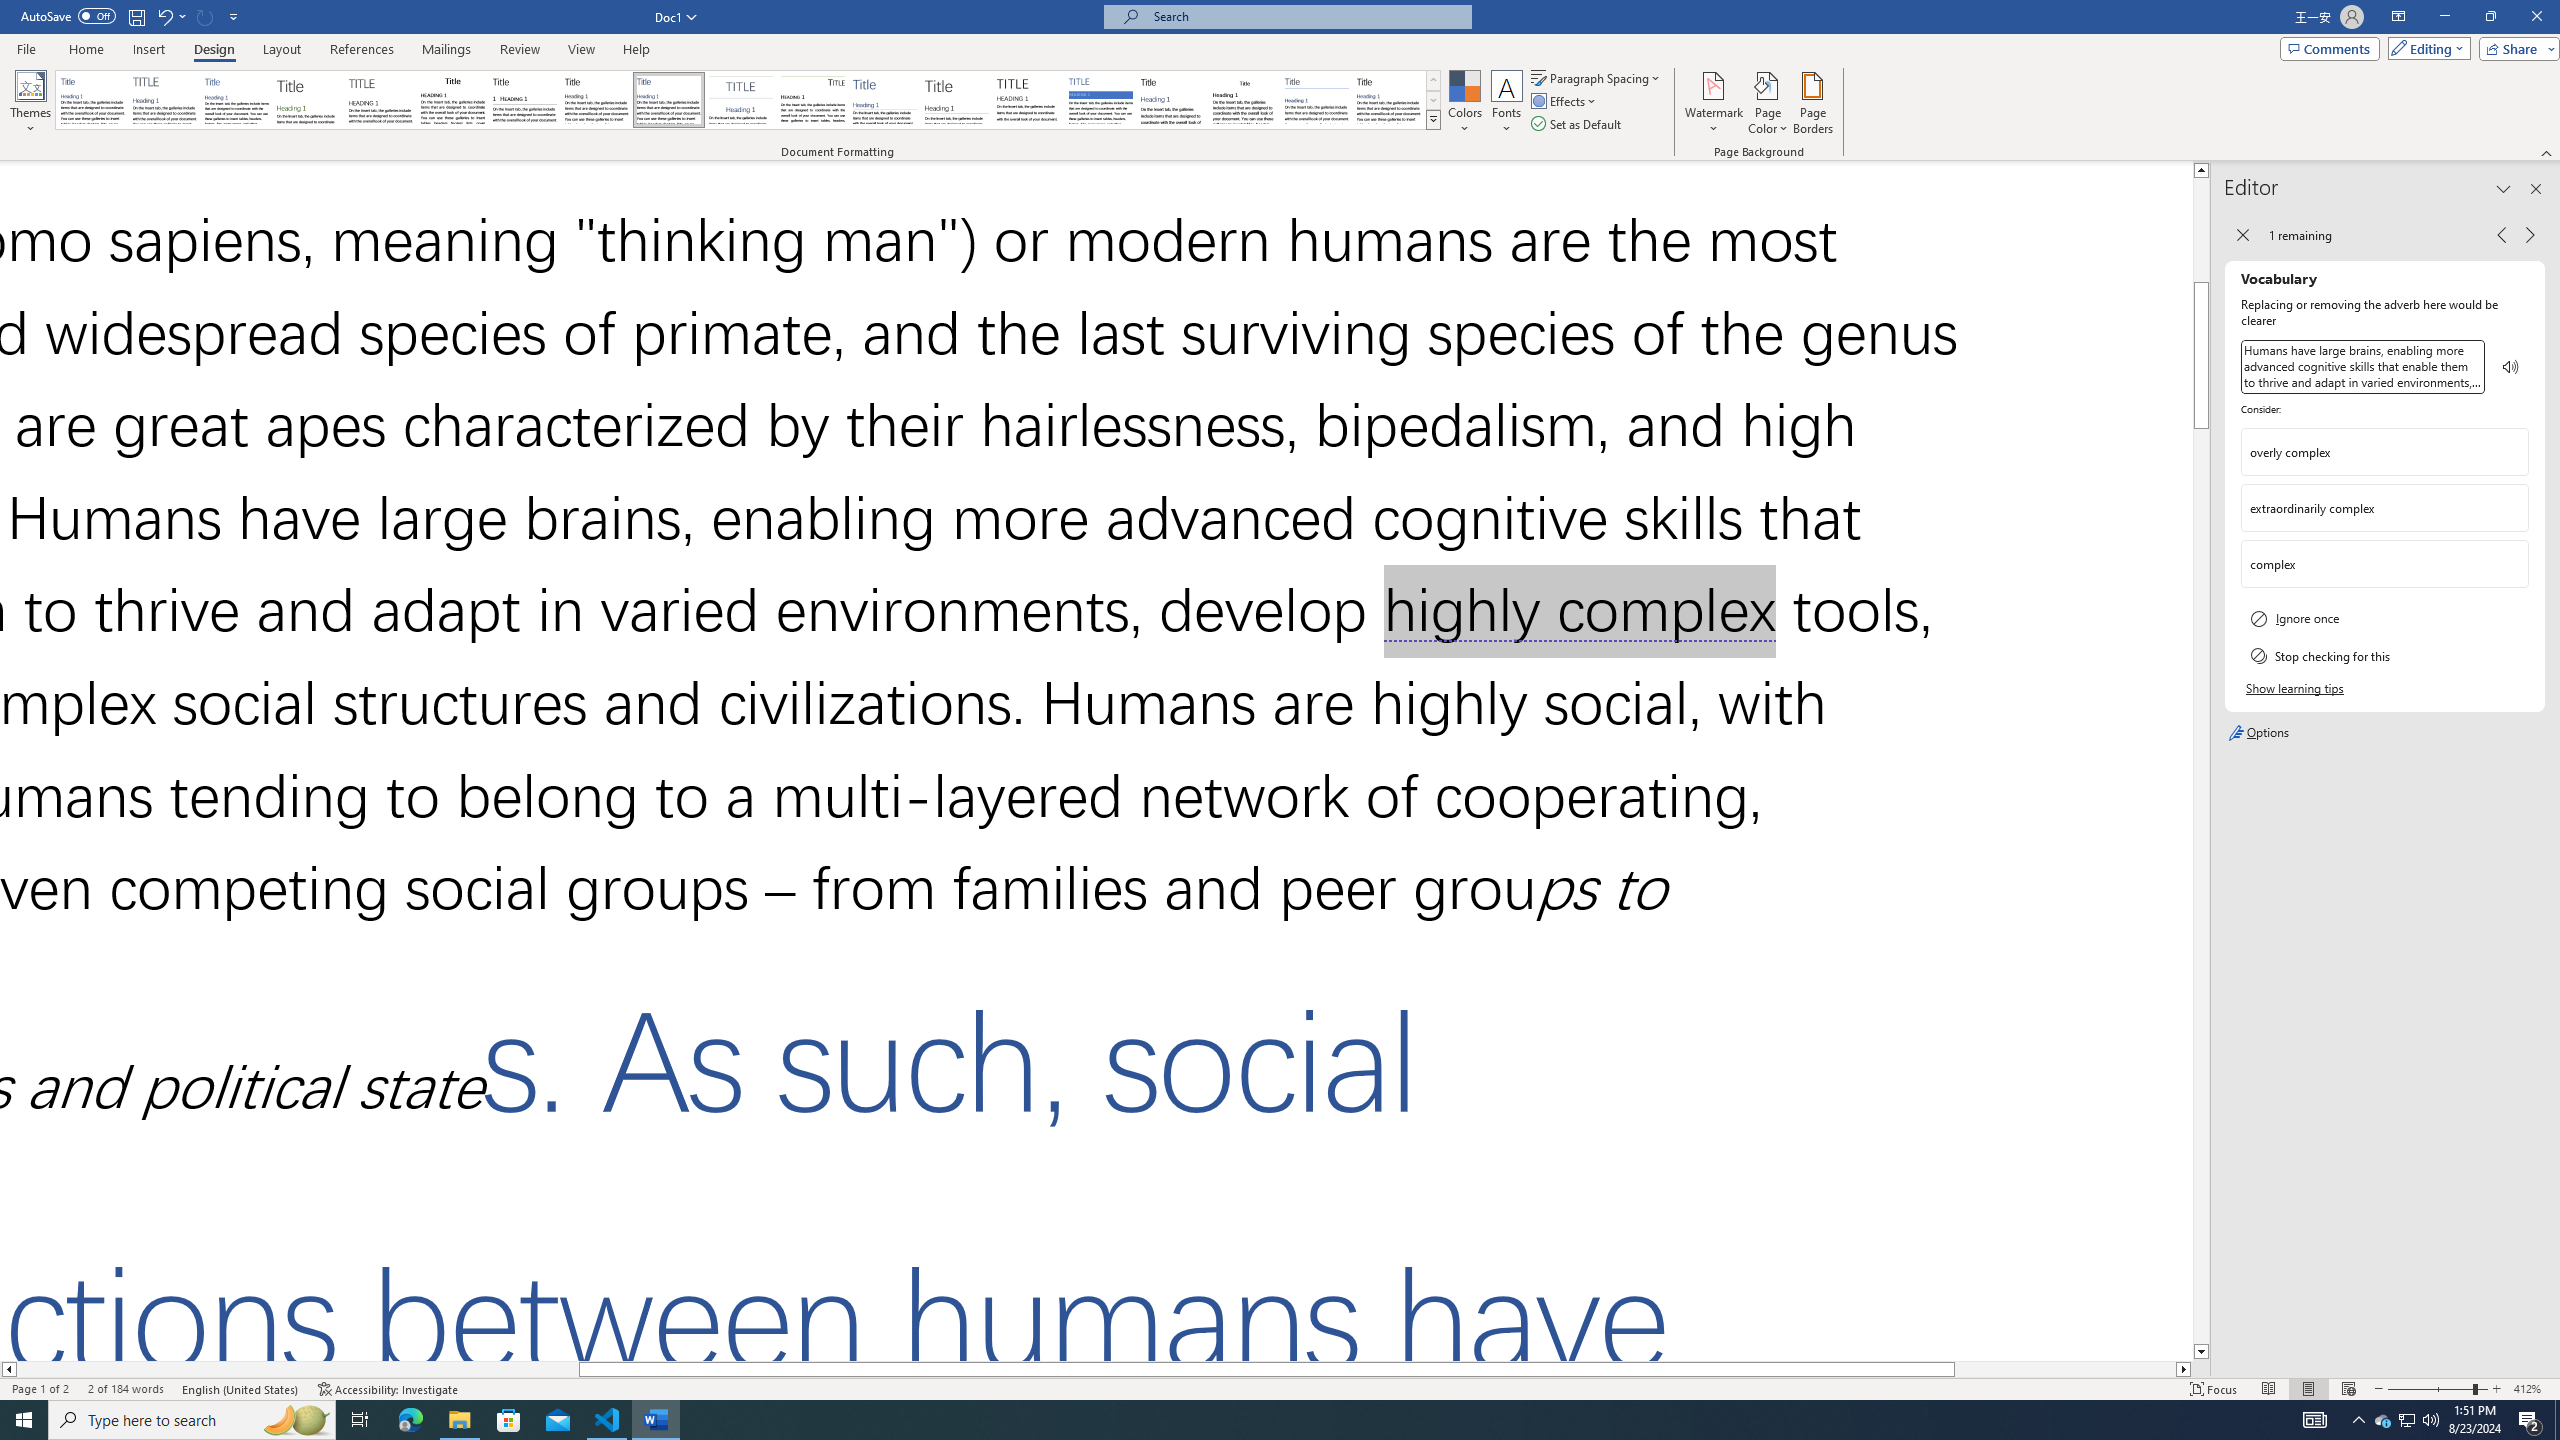  I want to click on 'Column right', so click(2184, 1368).